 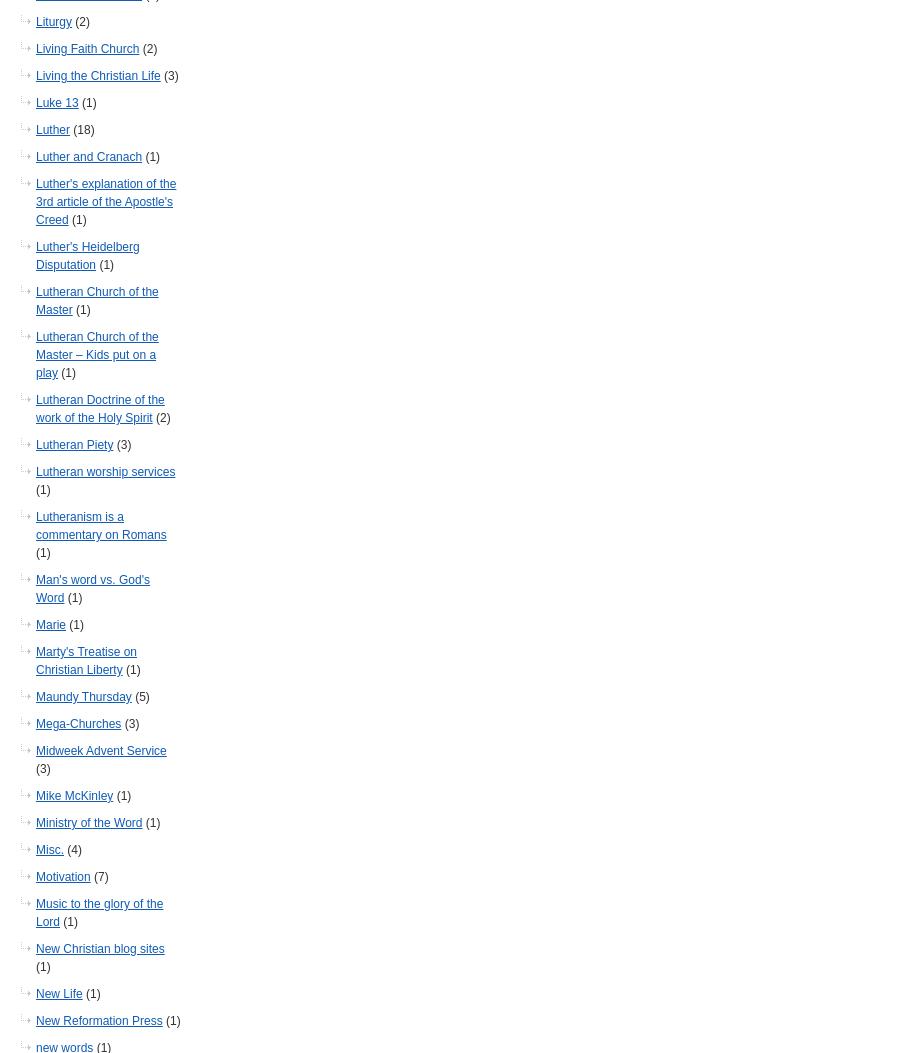 What do you see at coordinates (51, 130) in the screenshot?
I see `'Luther'` at bounding box center [51, 130].